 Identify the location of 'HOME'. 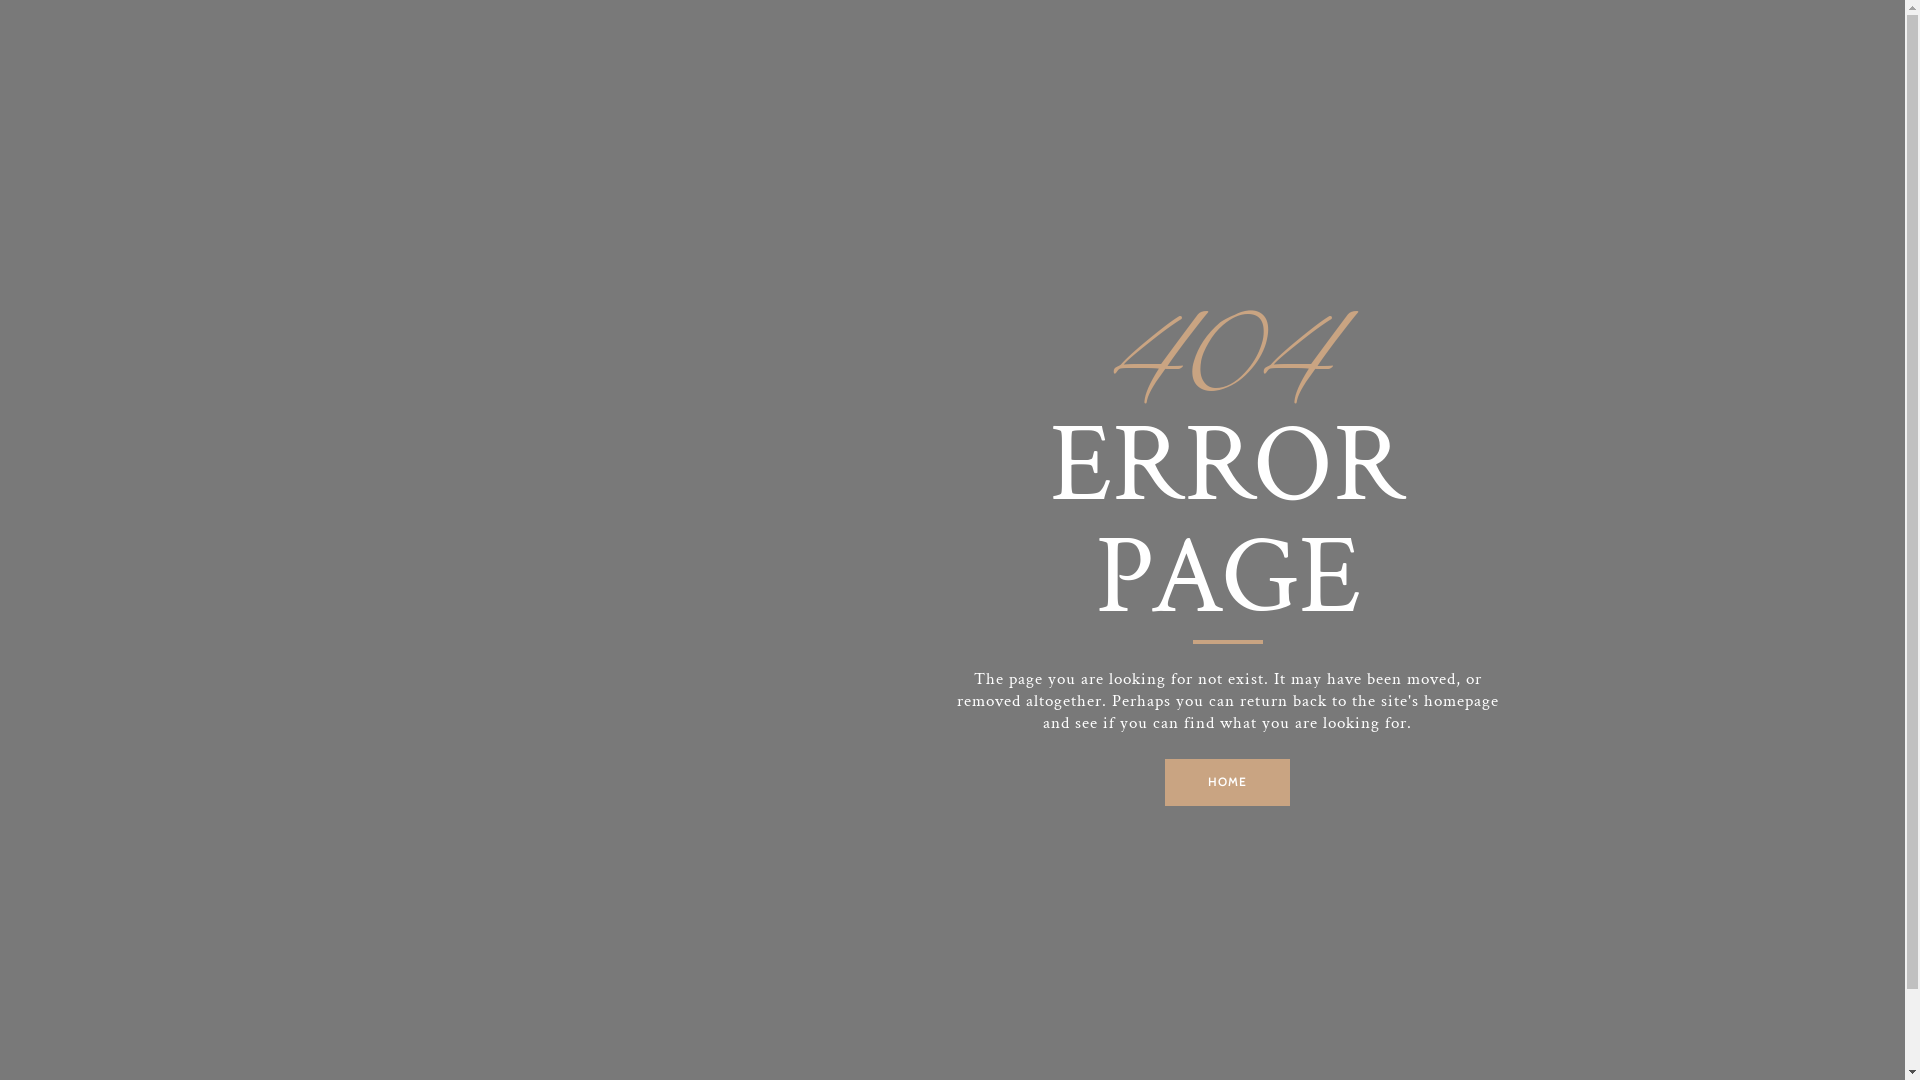
(1226, 781).